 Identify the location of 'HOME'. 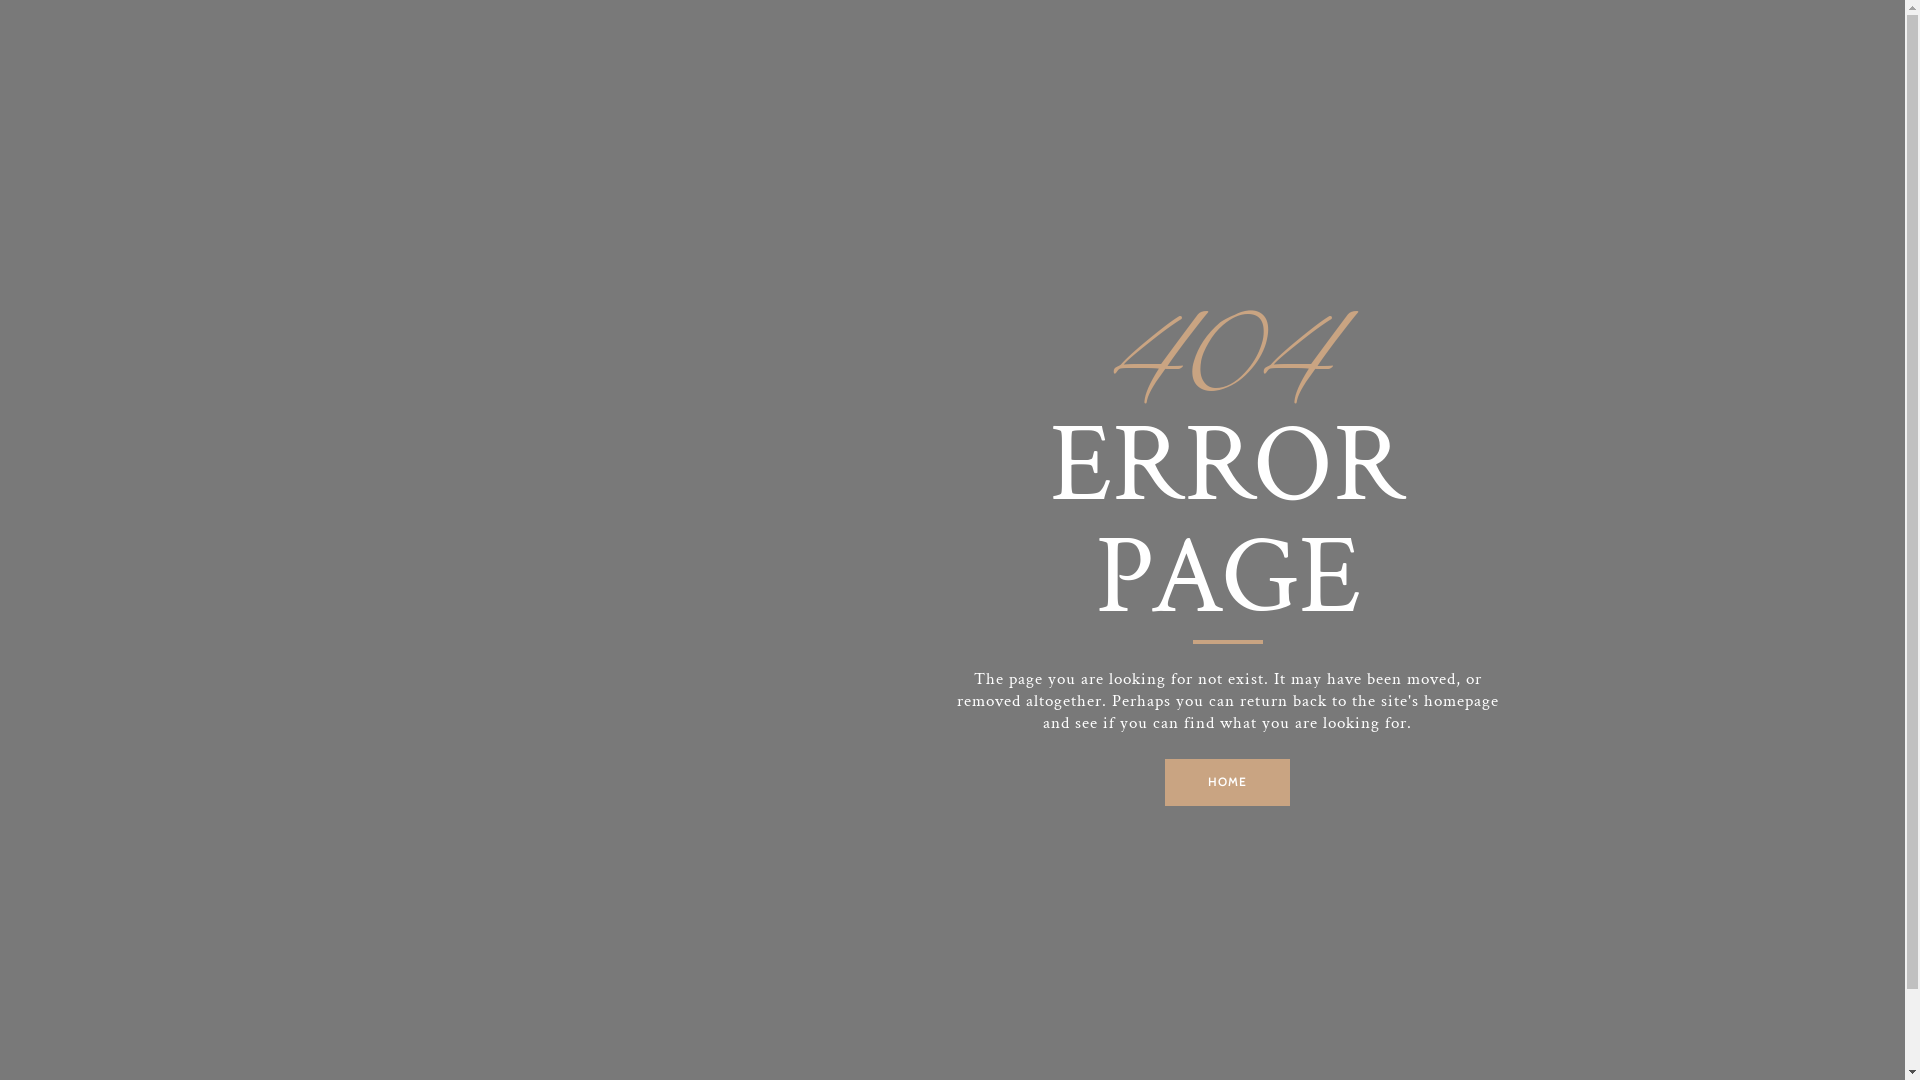
(1226, 781).